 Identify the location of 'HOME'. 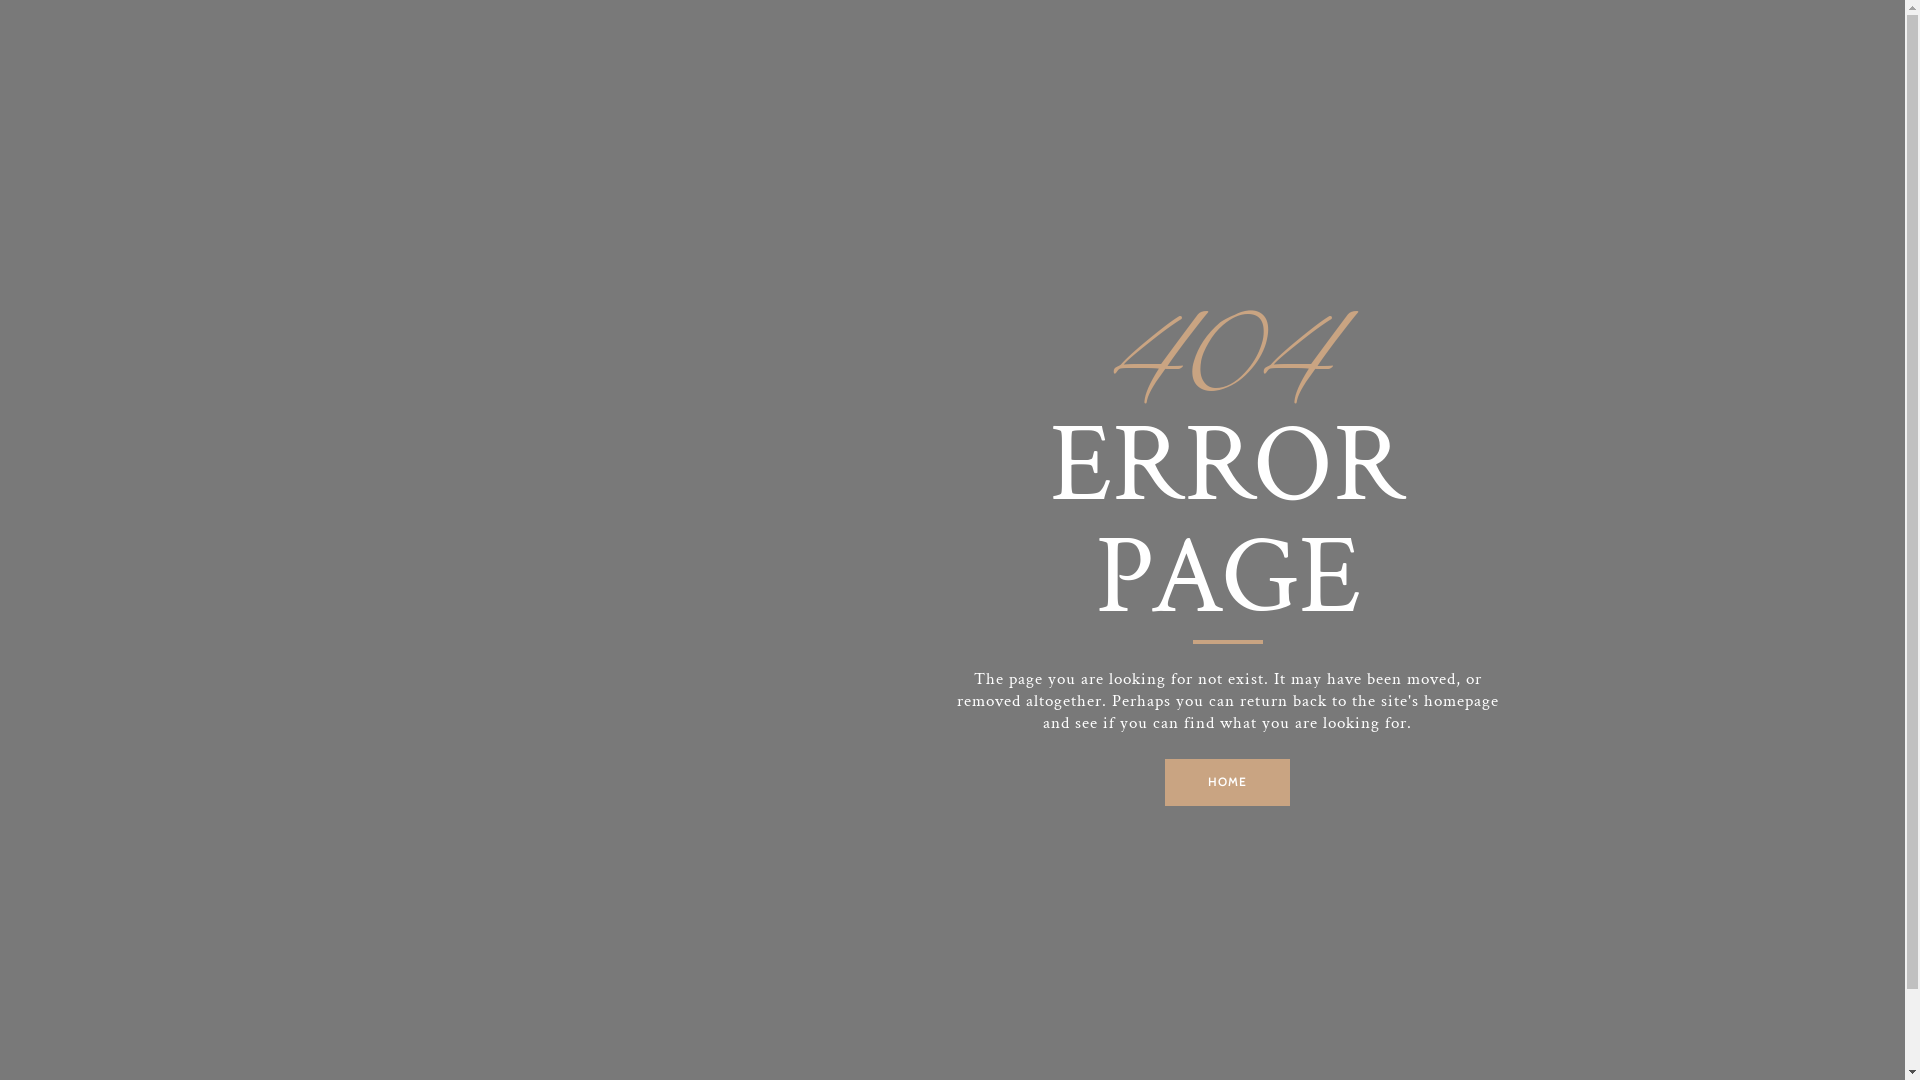
(1226, 781).